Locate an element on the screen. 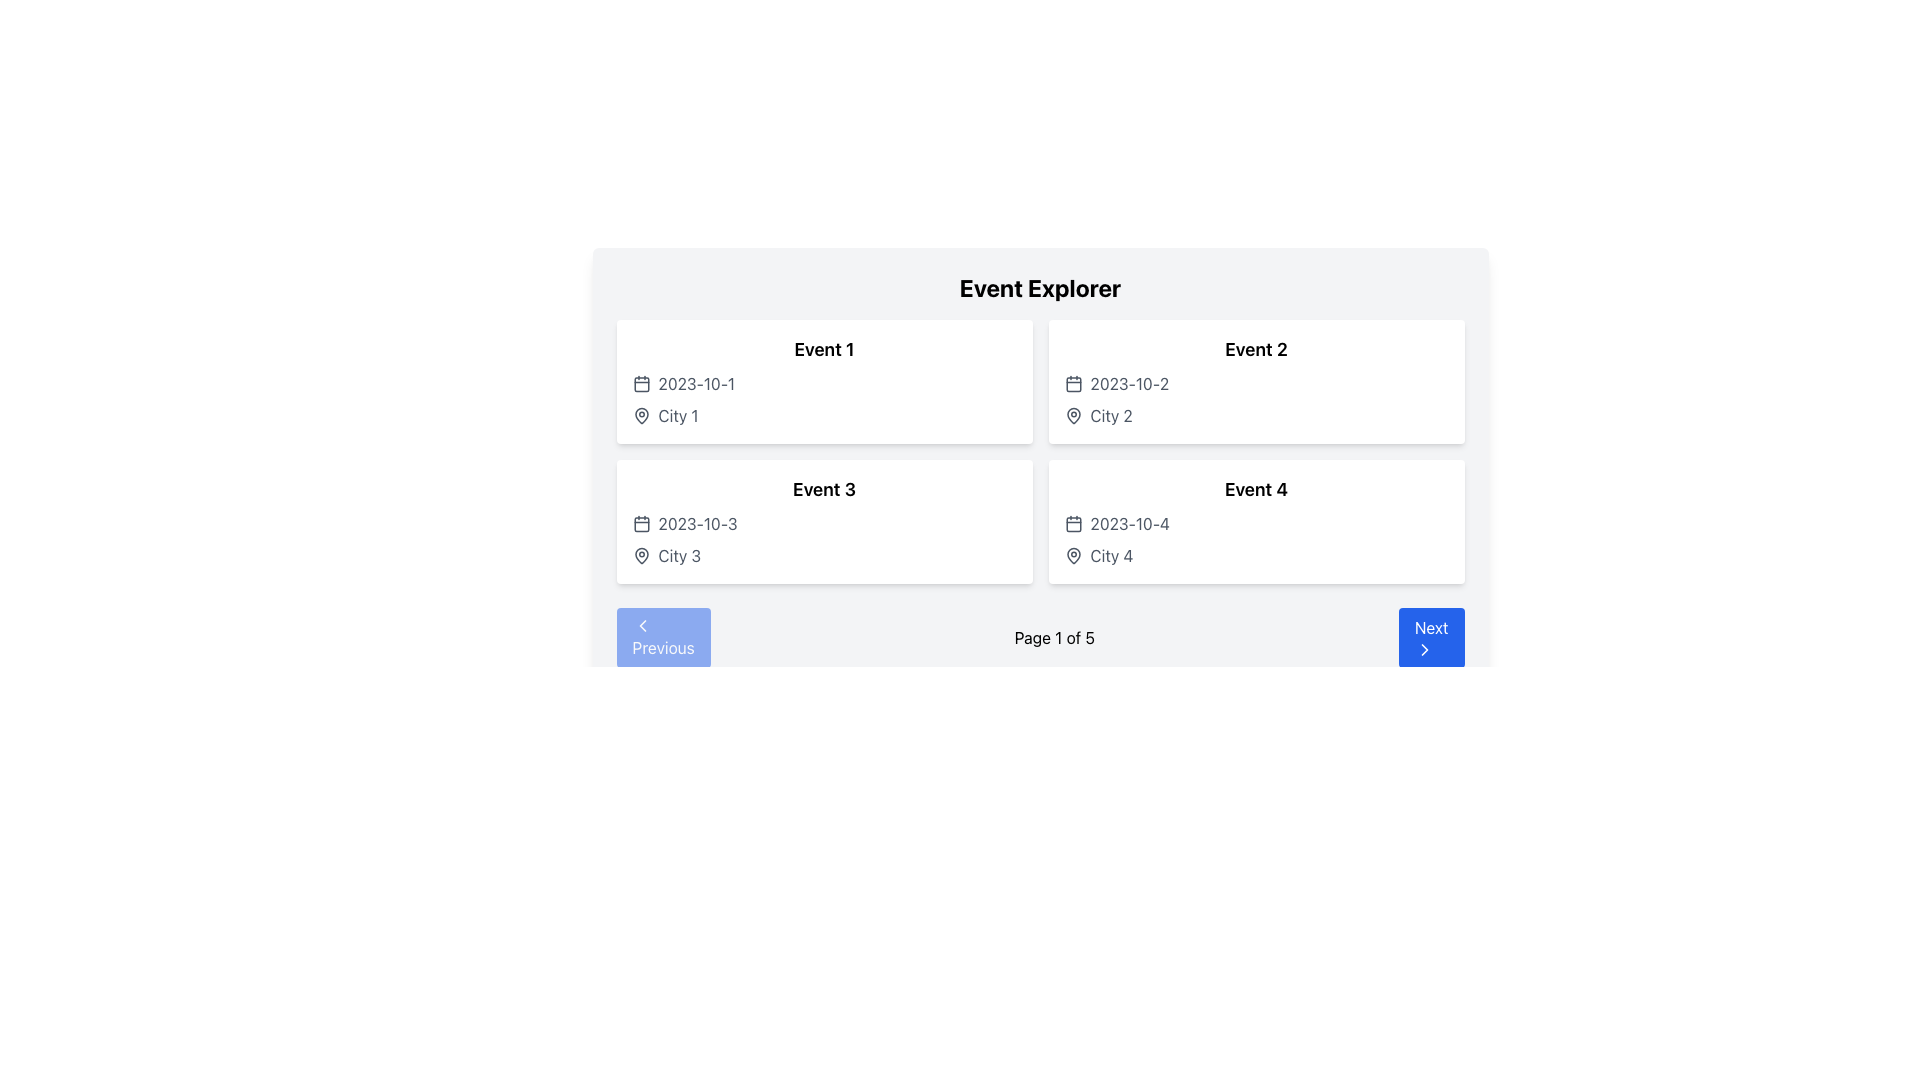 The height and width of the screenshot is (1080, 1920). SVG Shape that forms the main body of the calendar icon next to the date '2023-10-2' in the upper right block of the 'Event Explorer' interface is located at coordinates (1072, 384).